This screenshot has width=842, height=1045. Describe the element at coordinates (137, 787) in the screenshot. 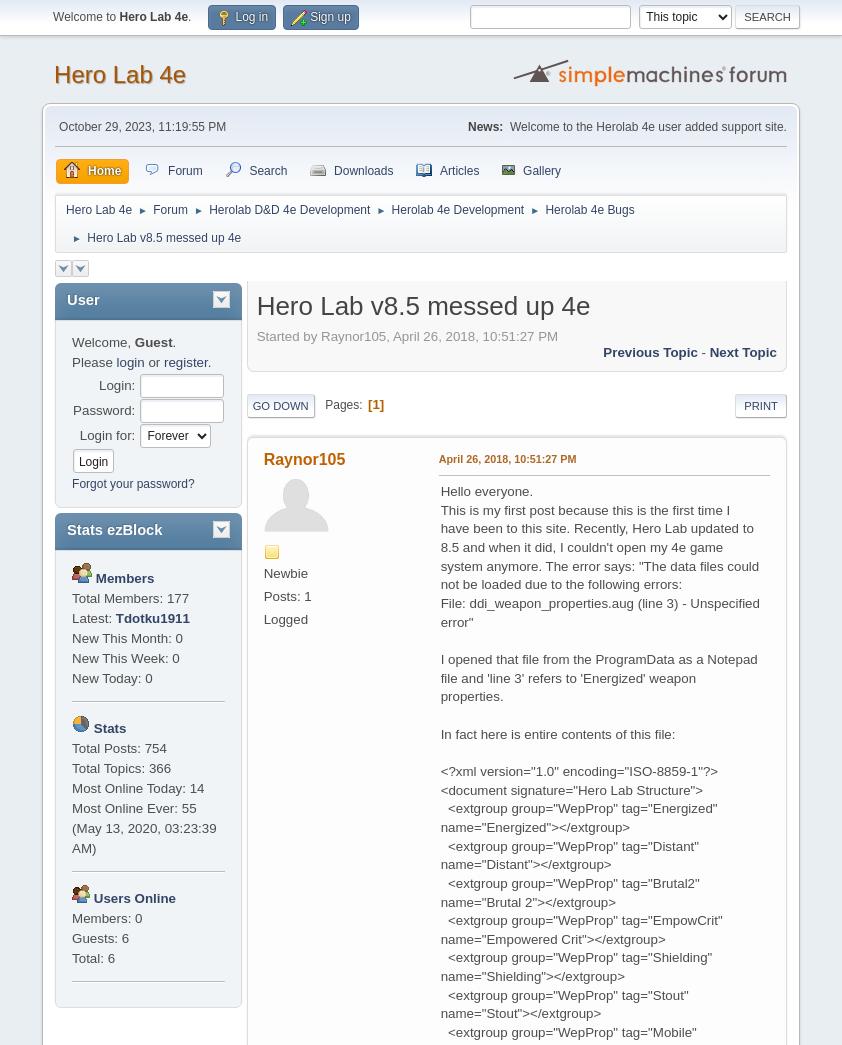

I see `'Most Online Today: 14'` at that location.